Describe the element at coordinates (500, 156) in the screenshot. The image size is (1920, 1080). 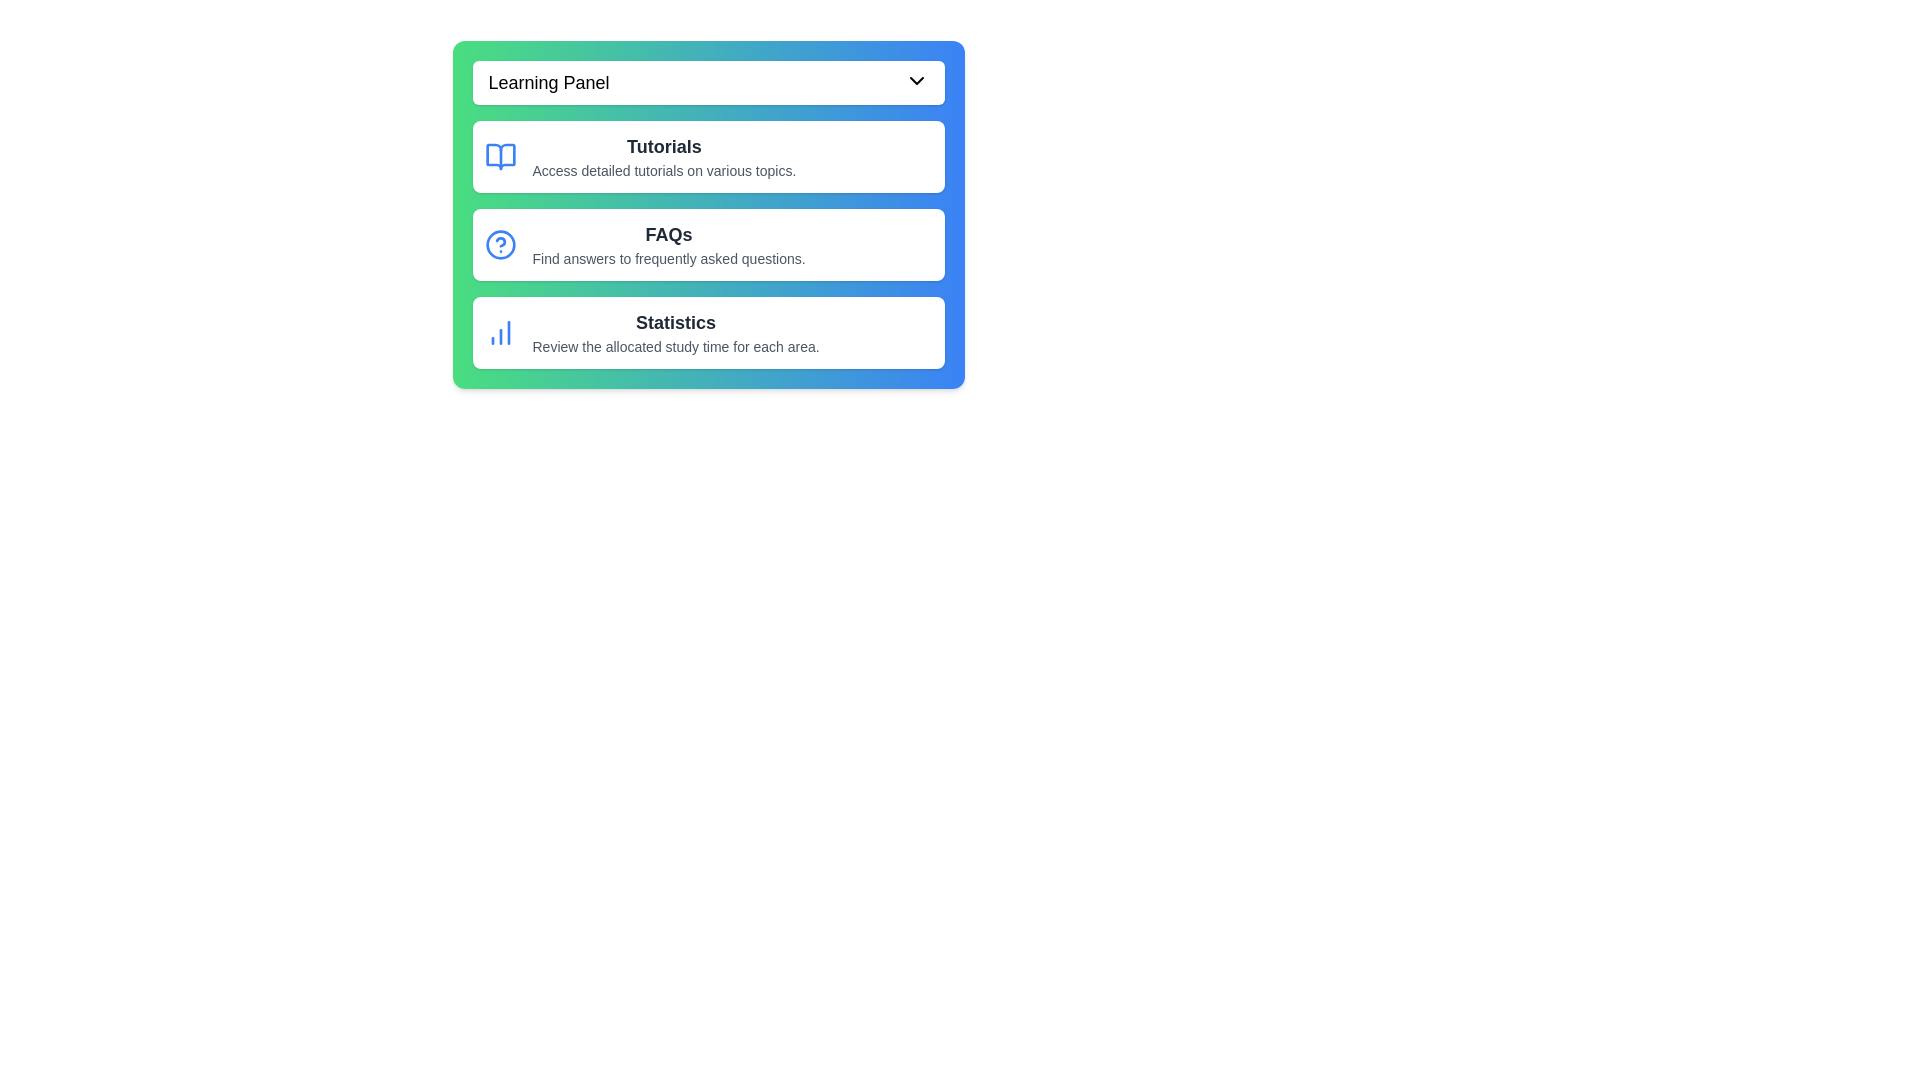
I see `the icon corresponding to Tutorials to access its additional actions` at that location.